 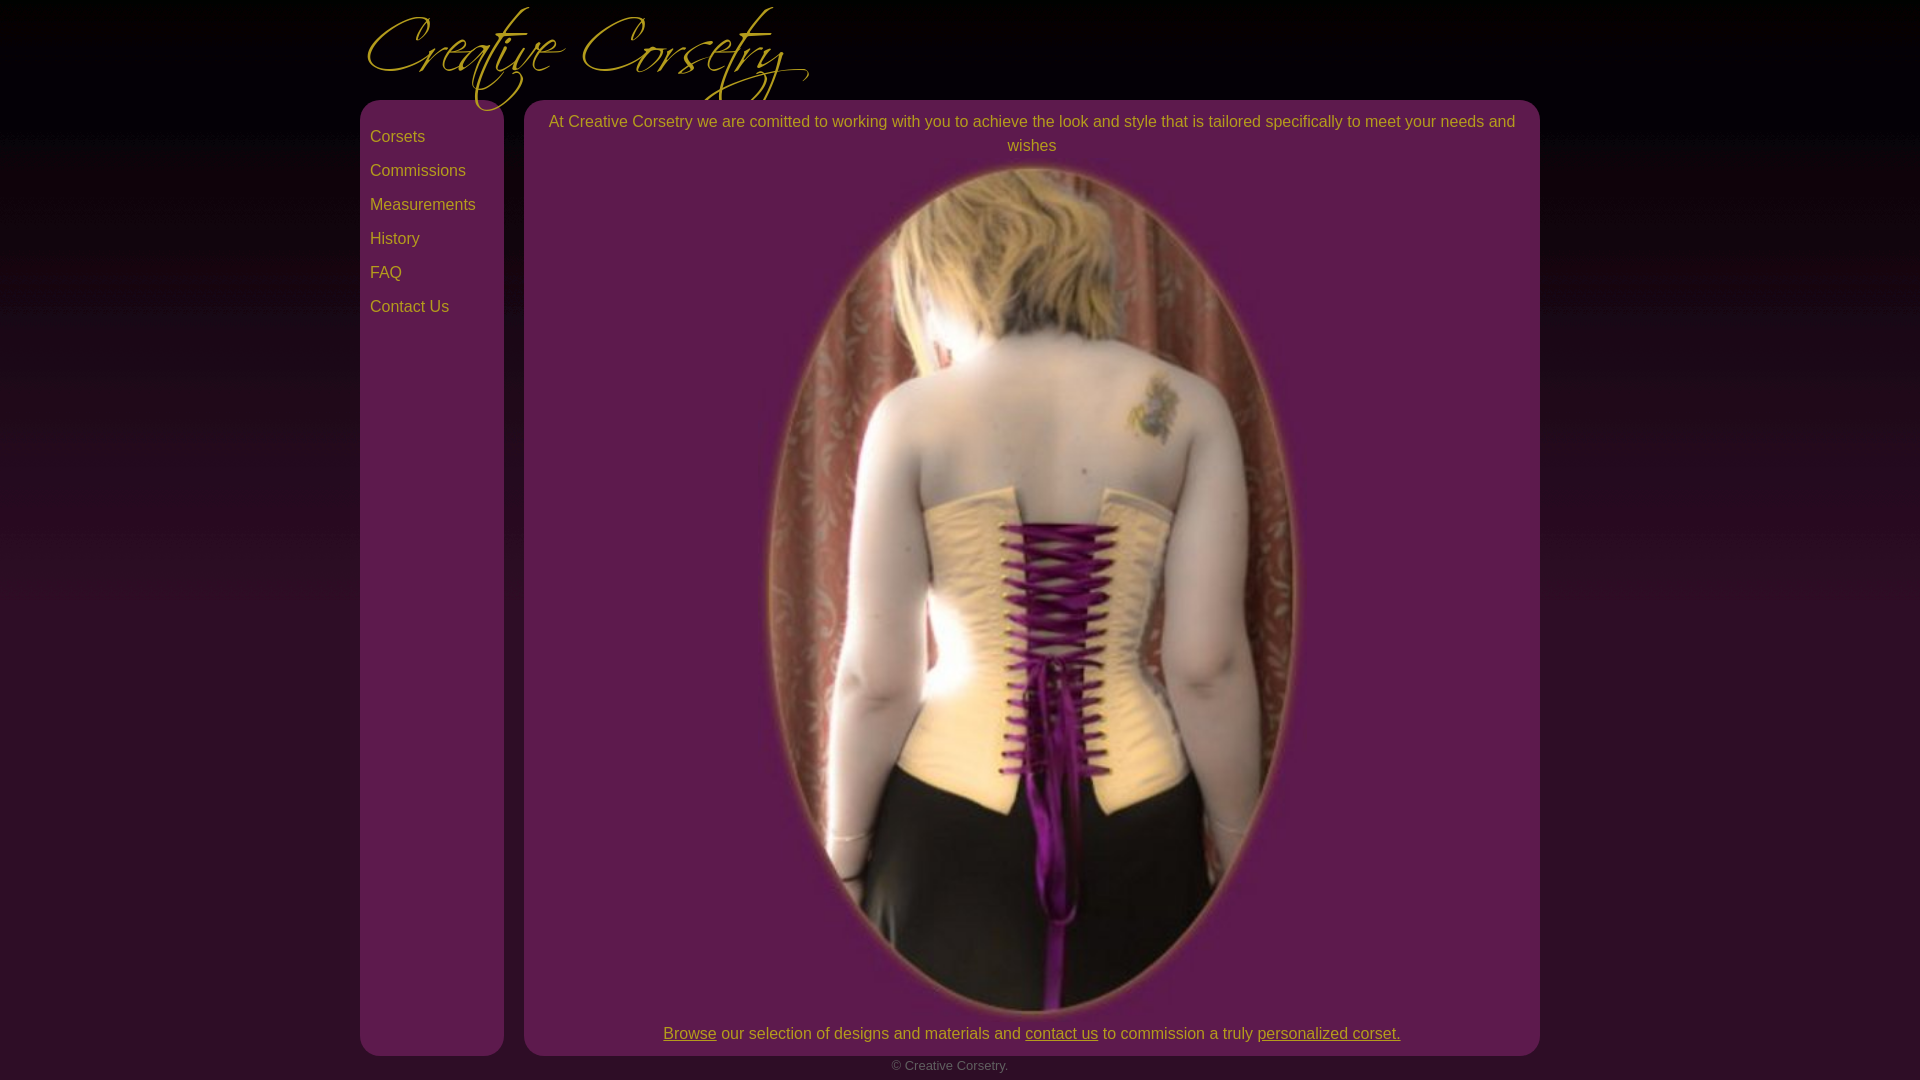 What do you see at coordinates (689, 1033) in the screenshot?
I see `'Browse'` at bounding box center [689, 1033].